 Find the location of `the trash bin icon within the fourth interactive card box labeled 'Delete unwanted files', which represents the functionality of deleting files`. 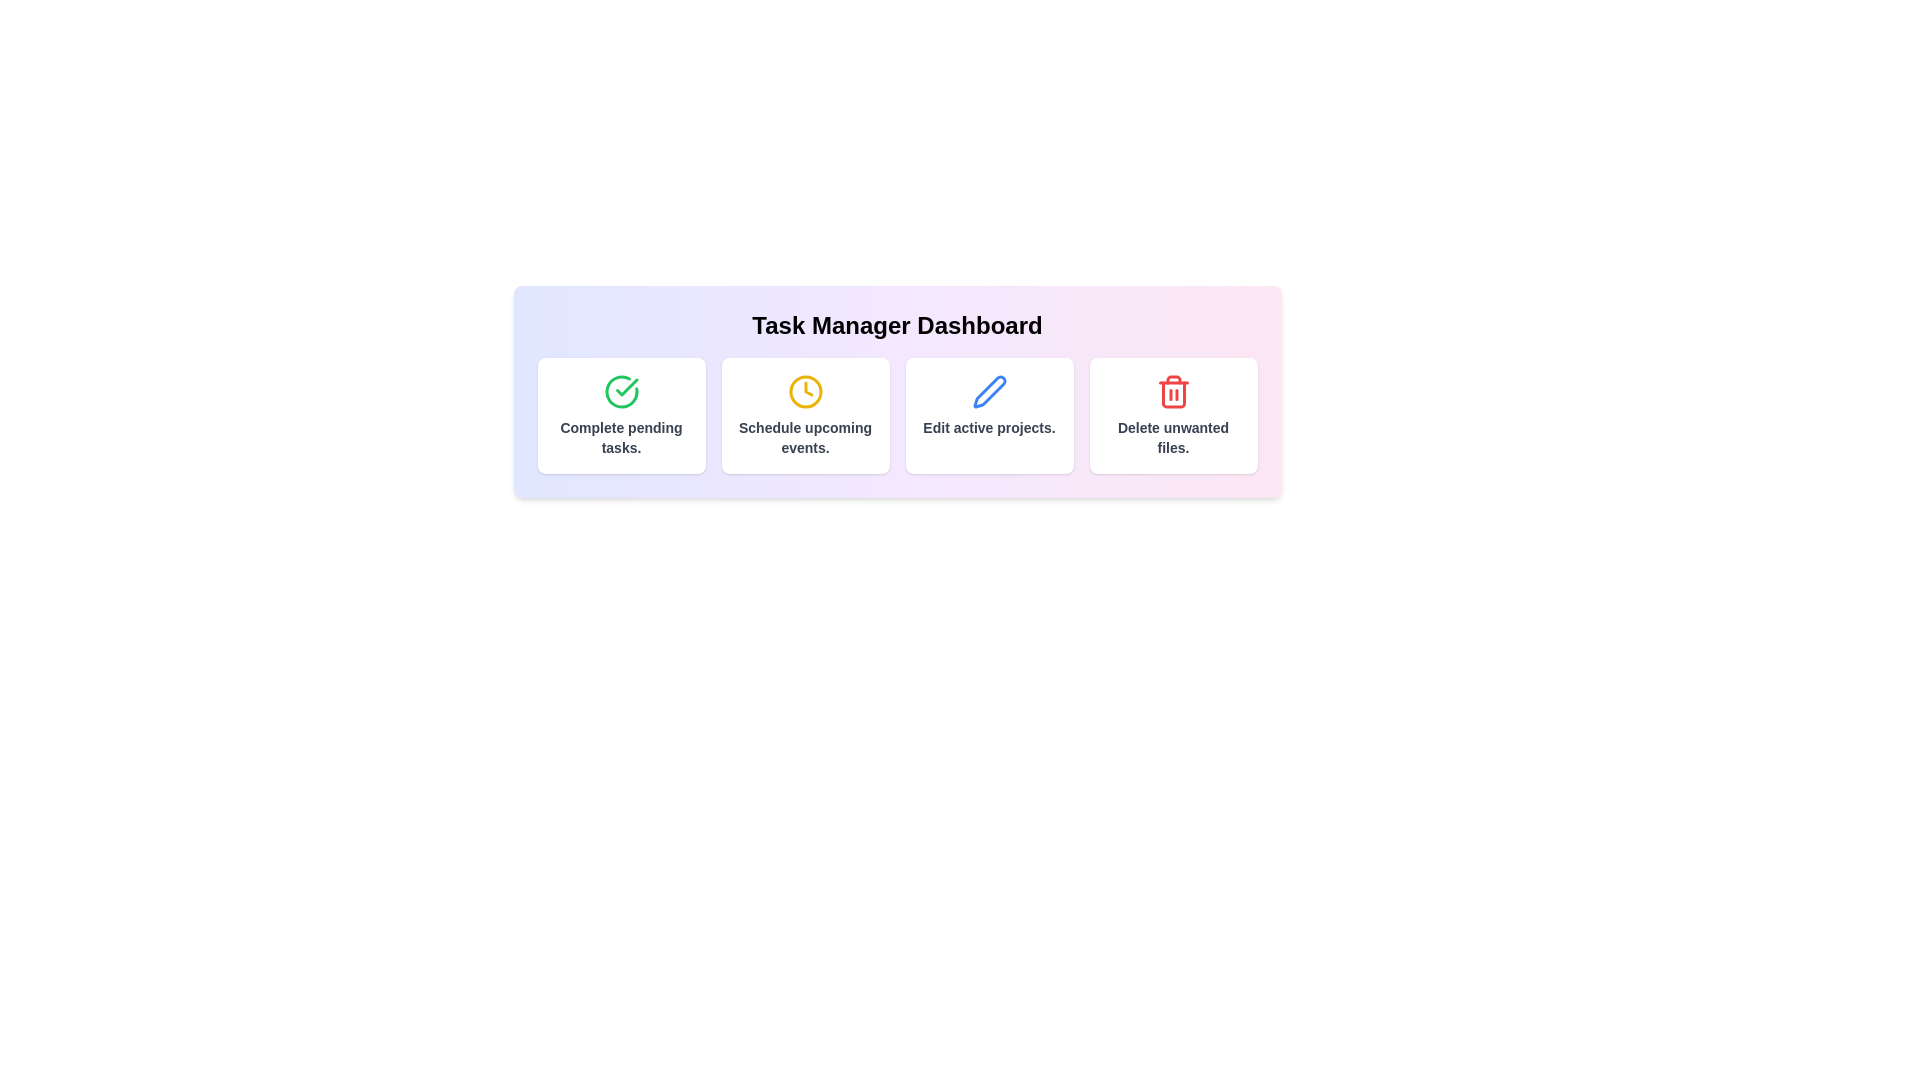

the trash bin icon within the fourth interactive card box labeled 'Delete unwanted files', which represents the functionality of deleting files is located at coordinates (1173, 394).